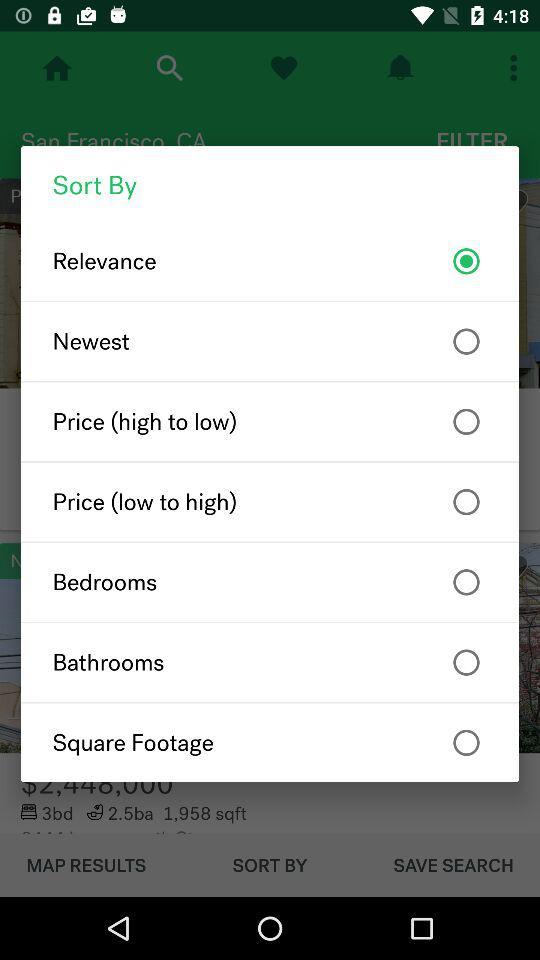  Describe the element at coordinates (270, 741) in the screenshot. I see `the square footage item` at that location.